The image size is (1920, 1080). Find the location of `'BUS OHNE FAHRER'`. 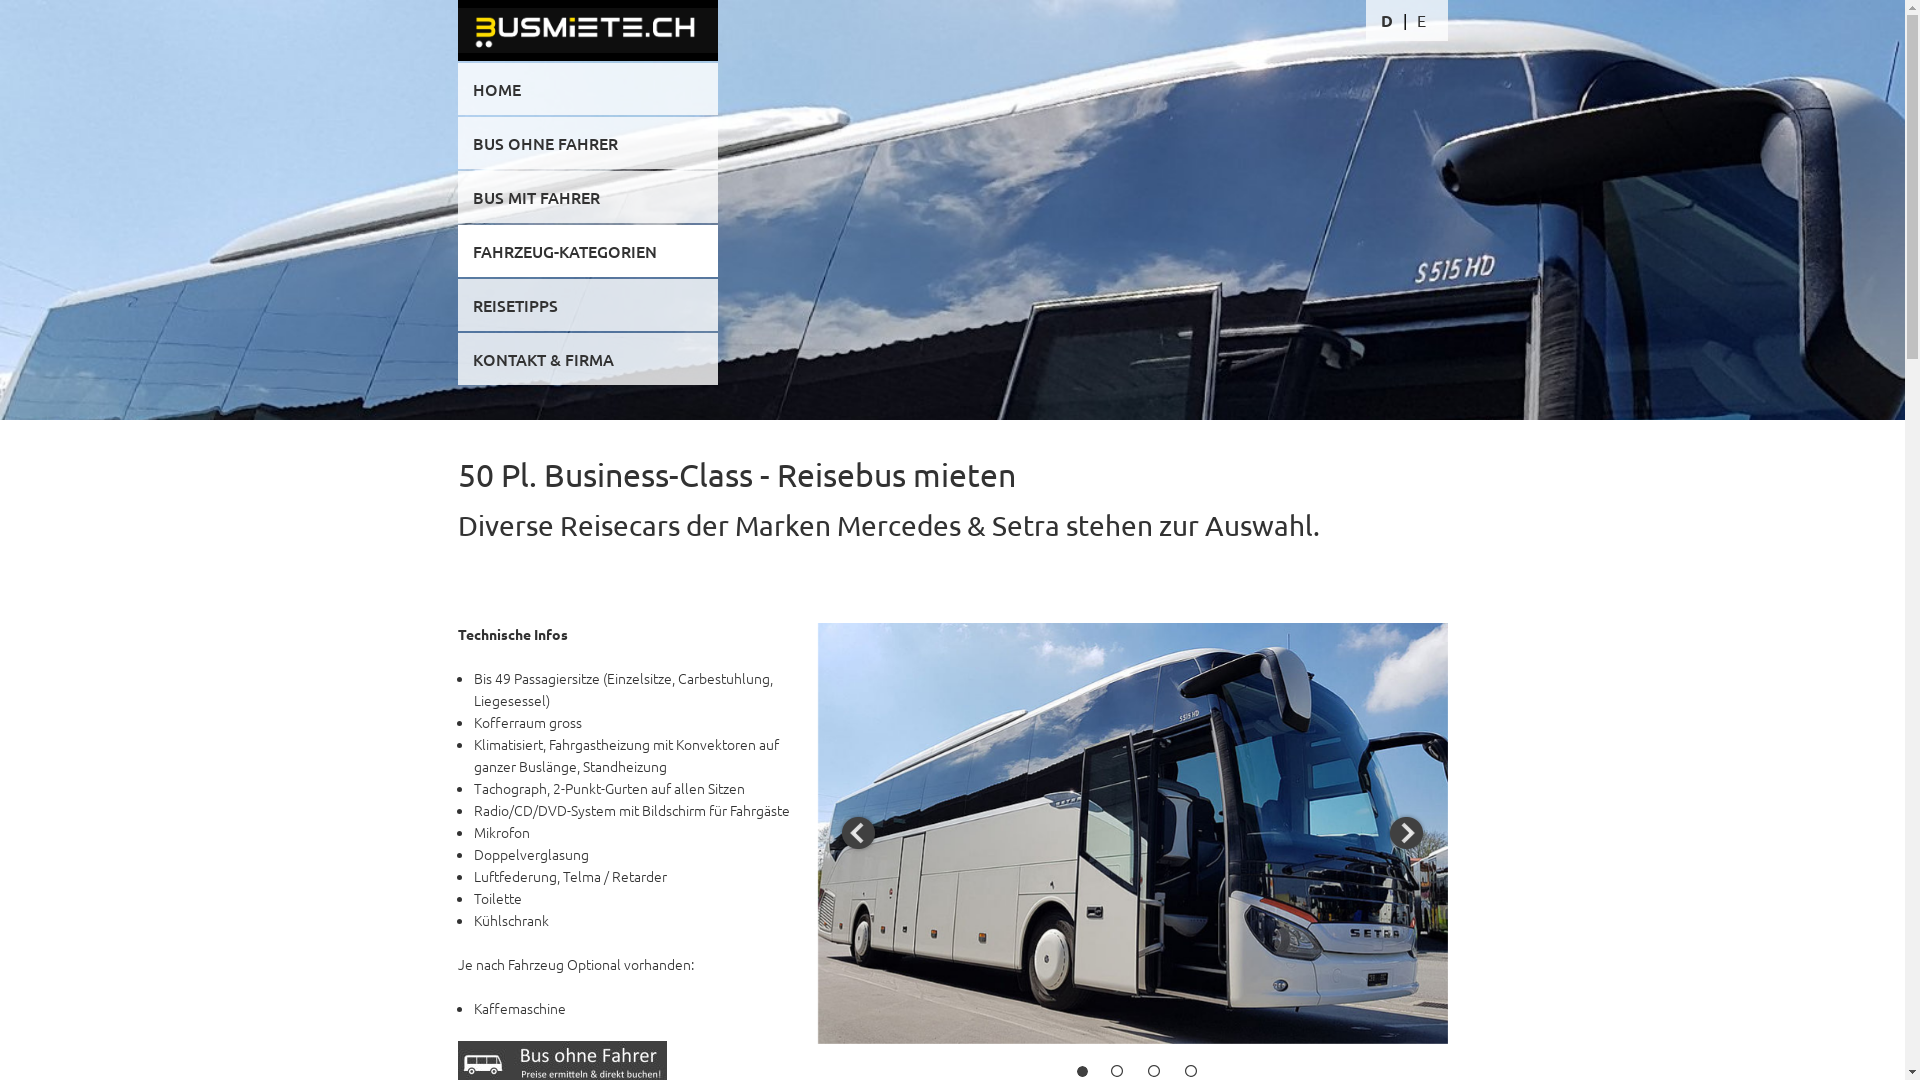

'BUS OHNE FAHRER' is located at coordinates (587, 141).